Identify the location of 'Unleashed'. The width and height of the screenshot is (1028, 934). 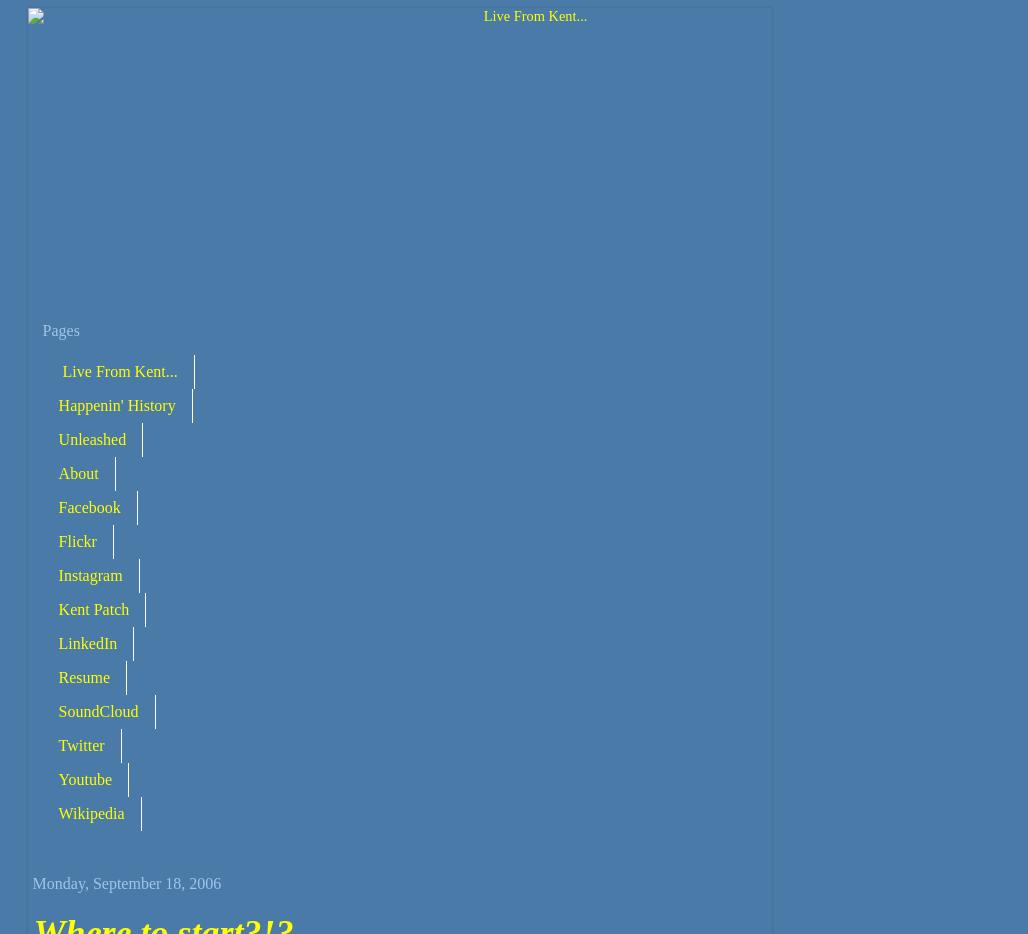
(57, 438).